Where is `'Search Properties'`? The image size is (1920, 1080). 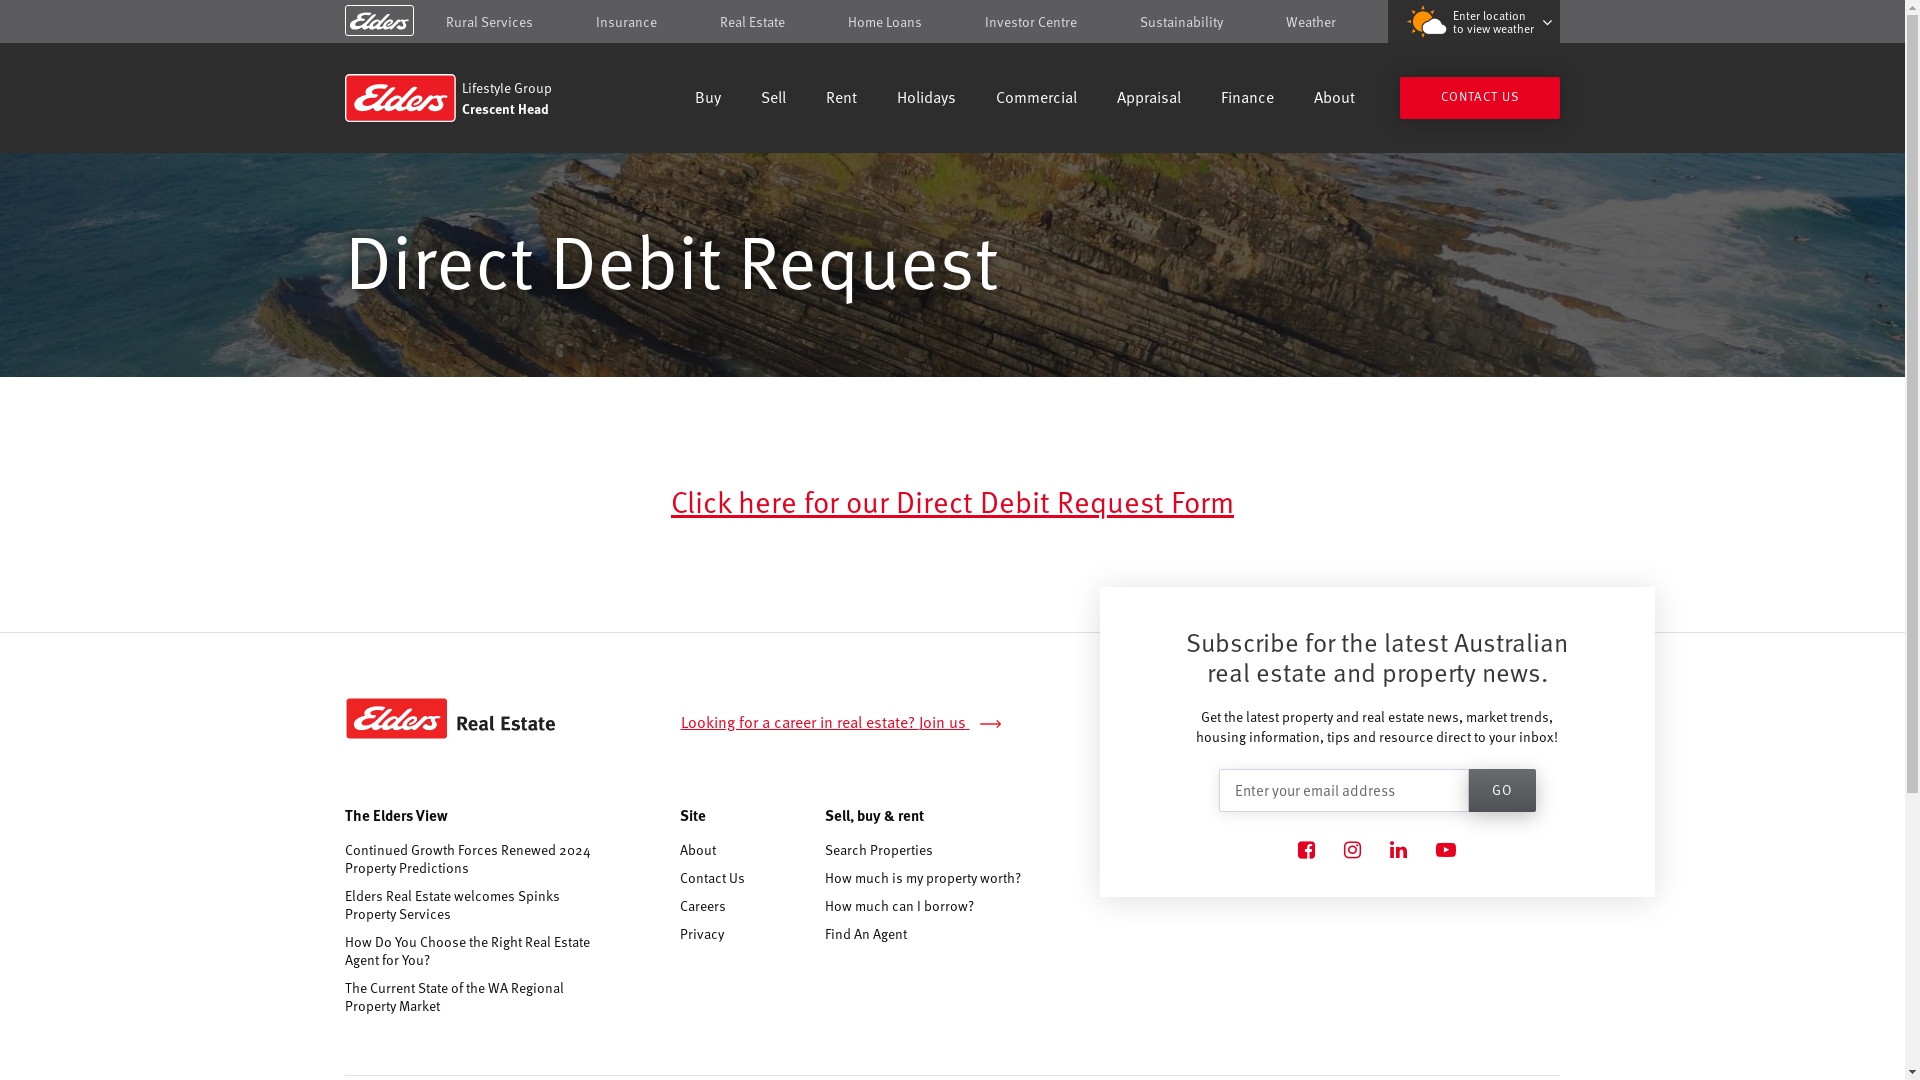 'Search Properties' is located at coordinates (878, 849).